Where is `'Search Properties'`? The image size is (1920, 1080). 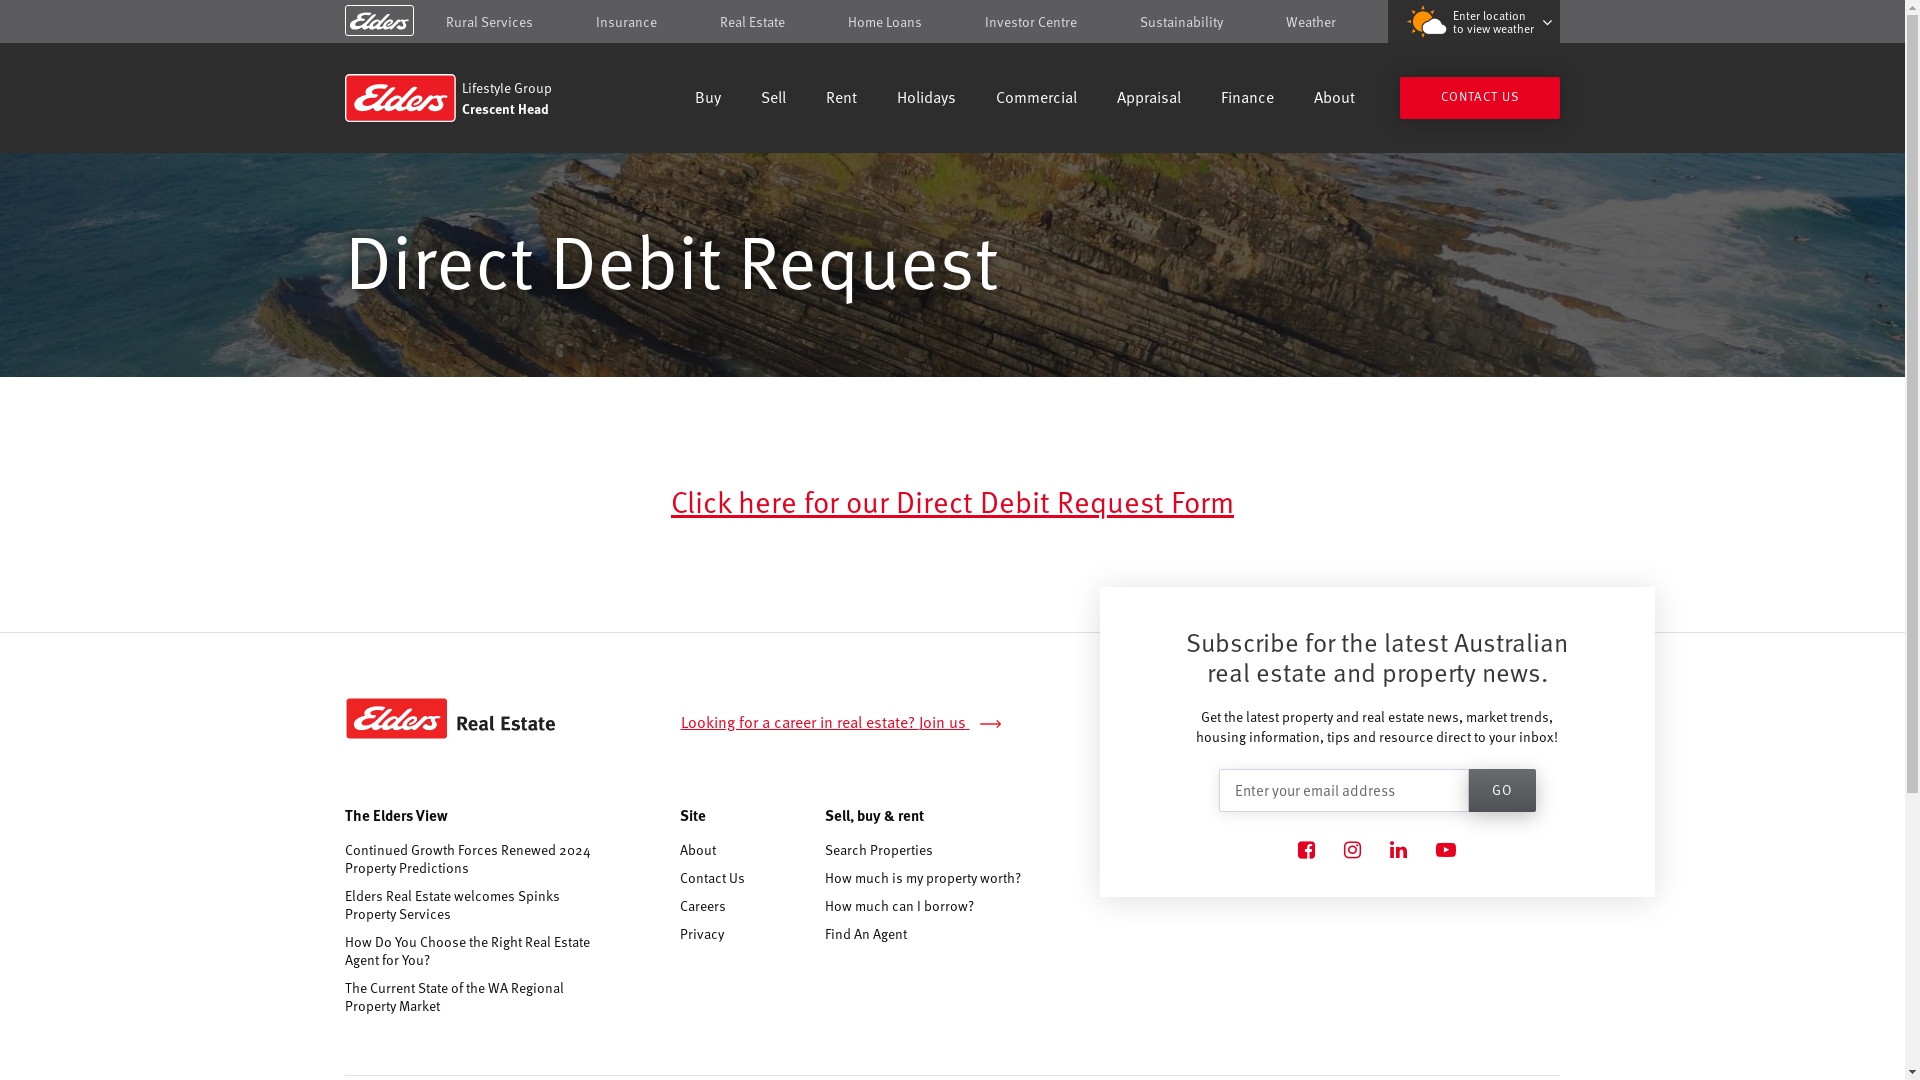 'Search Properties' is located at coordinates (878, 849).